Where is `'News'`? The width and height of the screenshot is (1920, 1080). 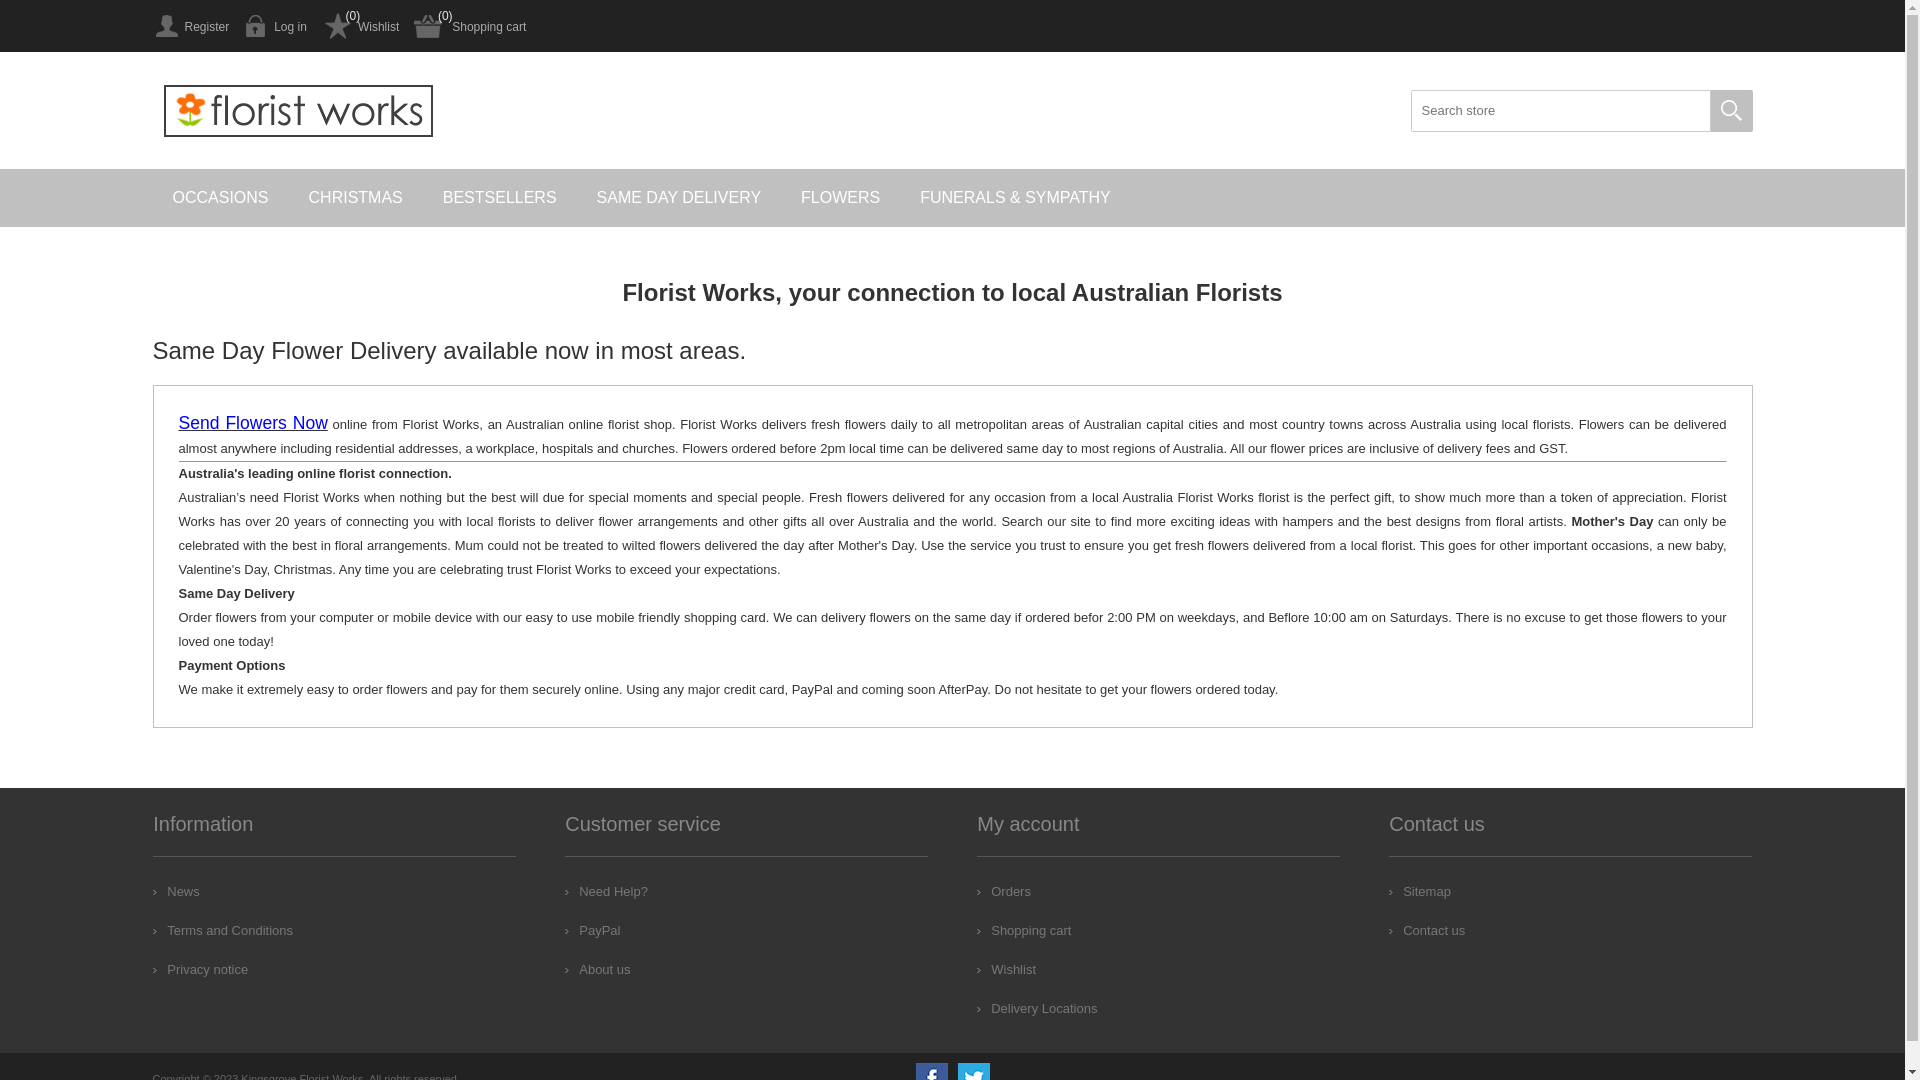 'News' is located at coordinates (176, 890).